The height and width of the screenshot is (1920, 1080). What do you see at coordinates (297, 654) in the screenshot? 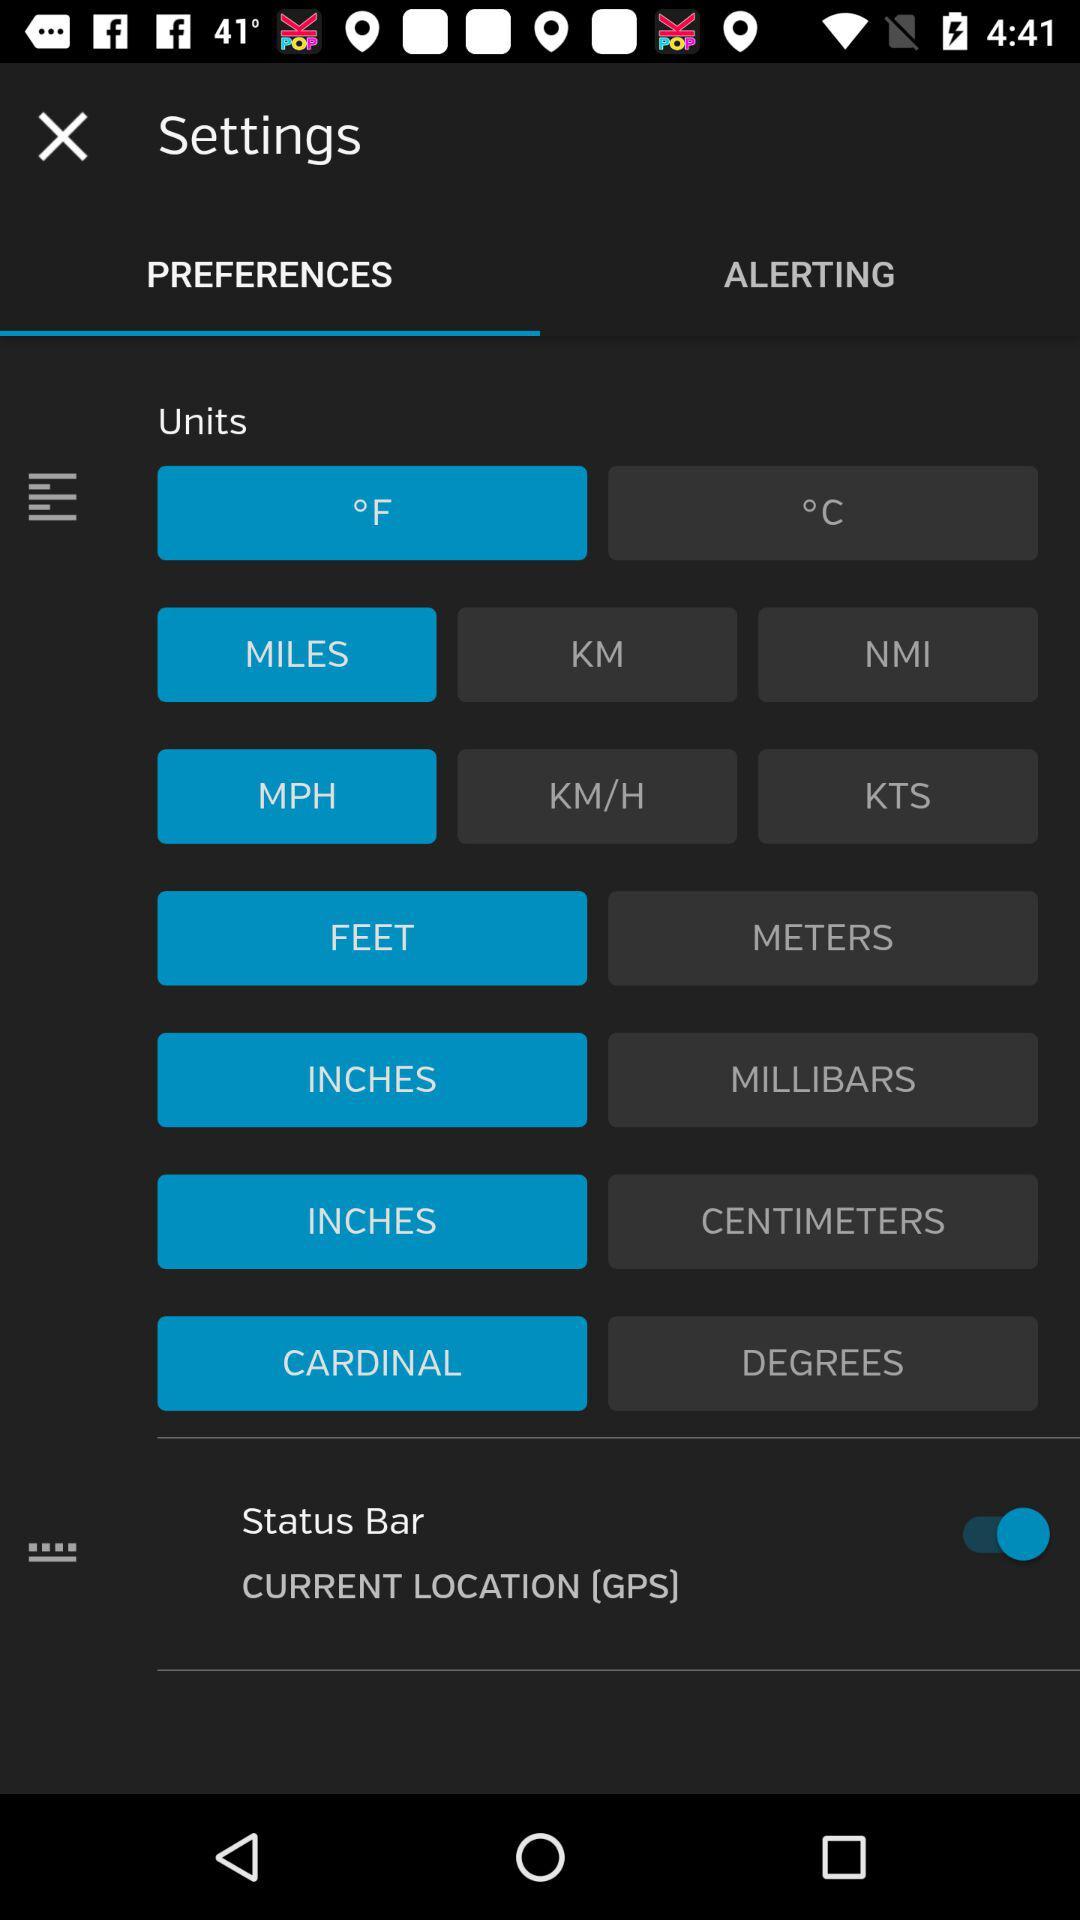
I see `the item to the left of km` at bounding box center [297, 654].